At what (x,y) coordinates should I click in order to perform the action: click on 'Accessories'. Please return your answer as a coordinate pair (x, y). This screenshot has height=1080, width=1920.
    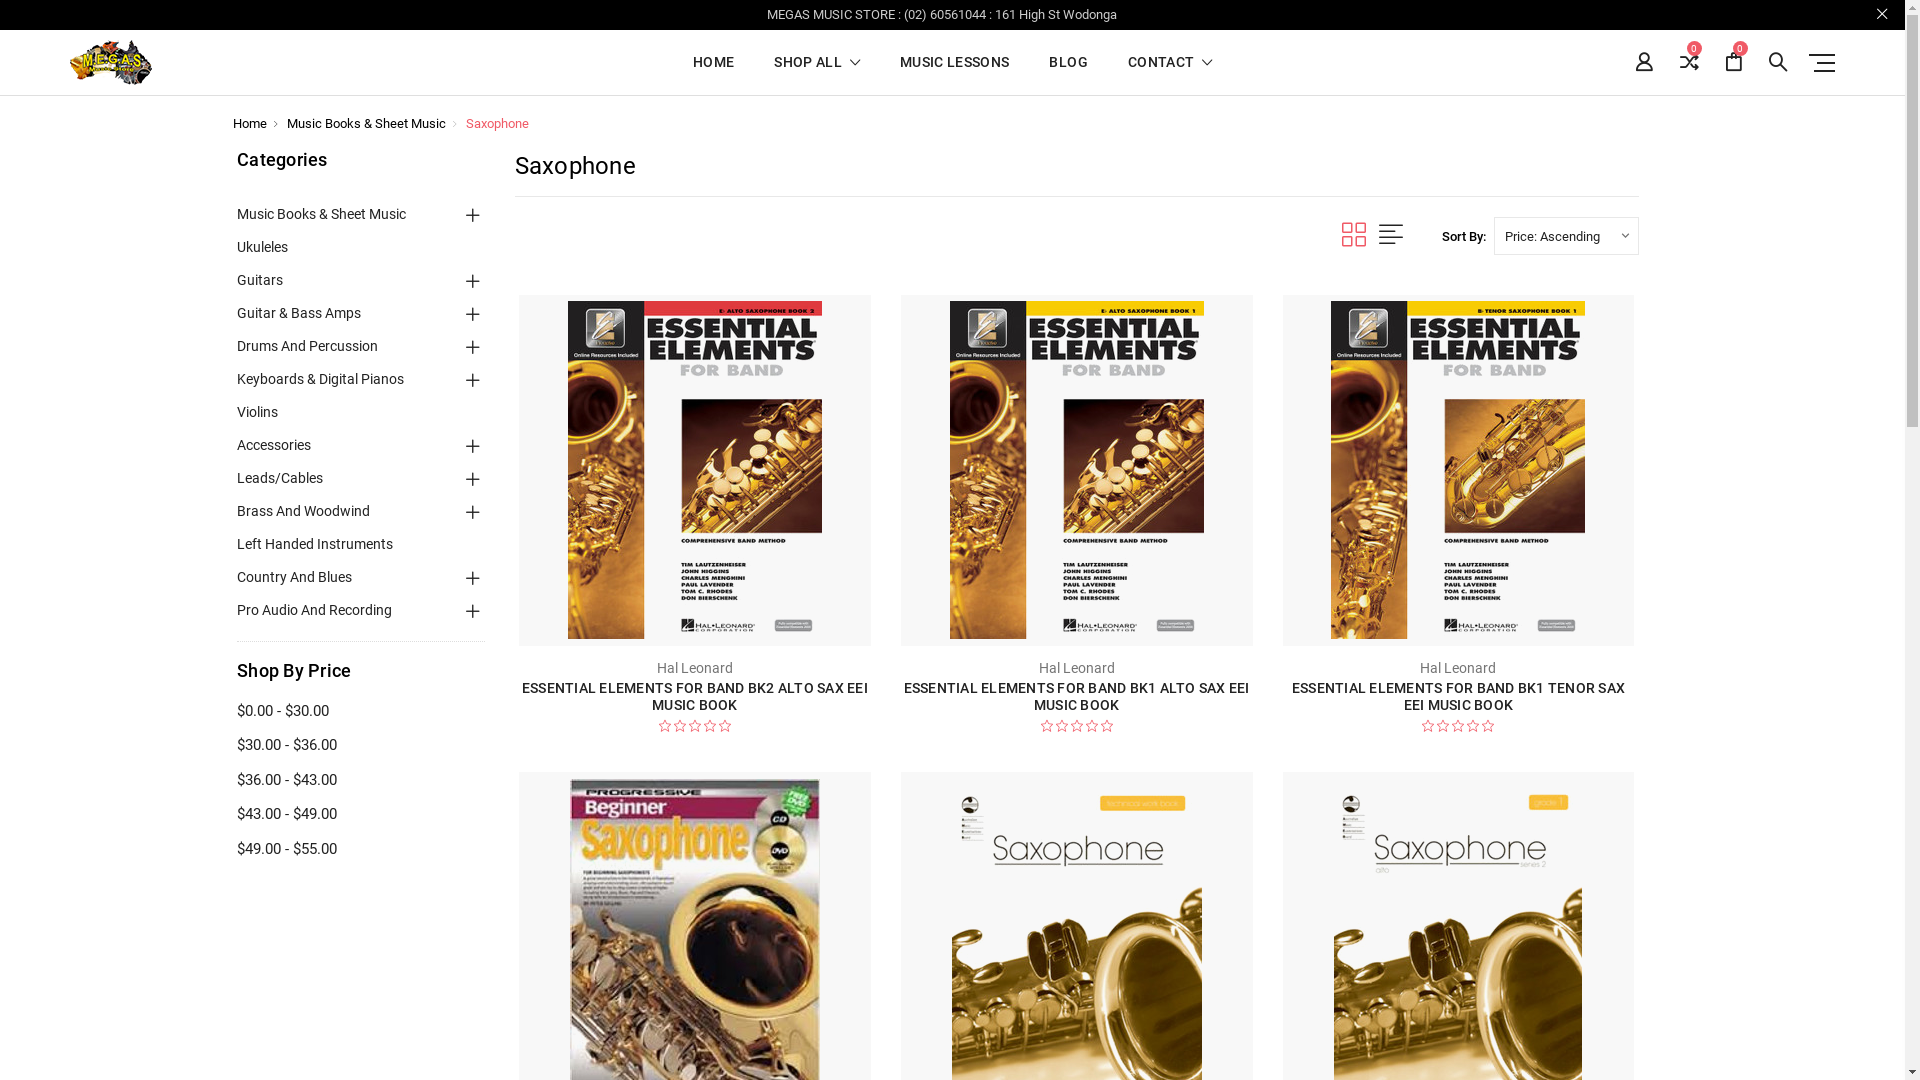
    Looking at the image, I should click on (272, 442).